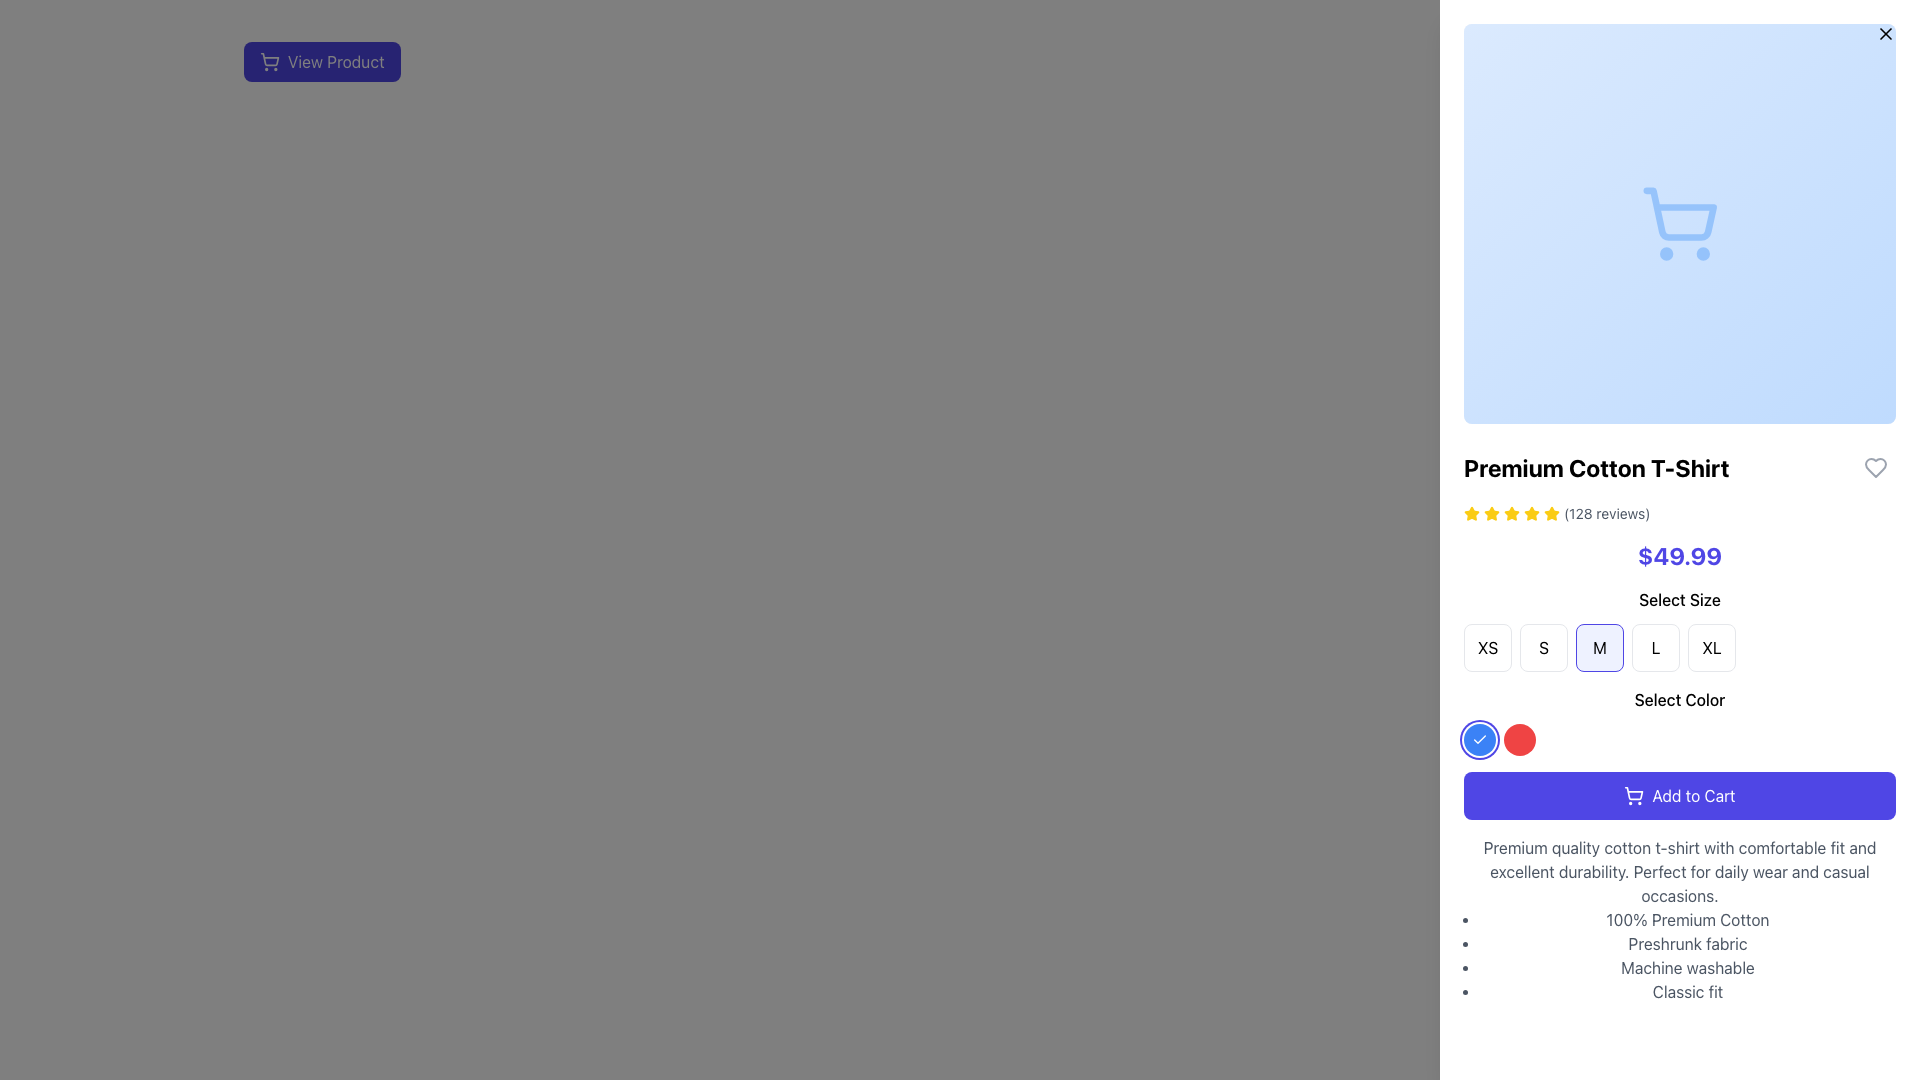  What do you see at coordinates (1492, 512) in the screenshot?
I see `the first Rating Star Icon located in the product details section, which serves as a visual indicator of the product's rating` at bounding box center [1492, 512].